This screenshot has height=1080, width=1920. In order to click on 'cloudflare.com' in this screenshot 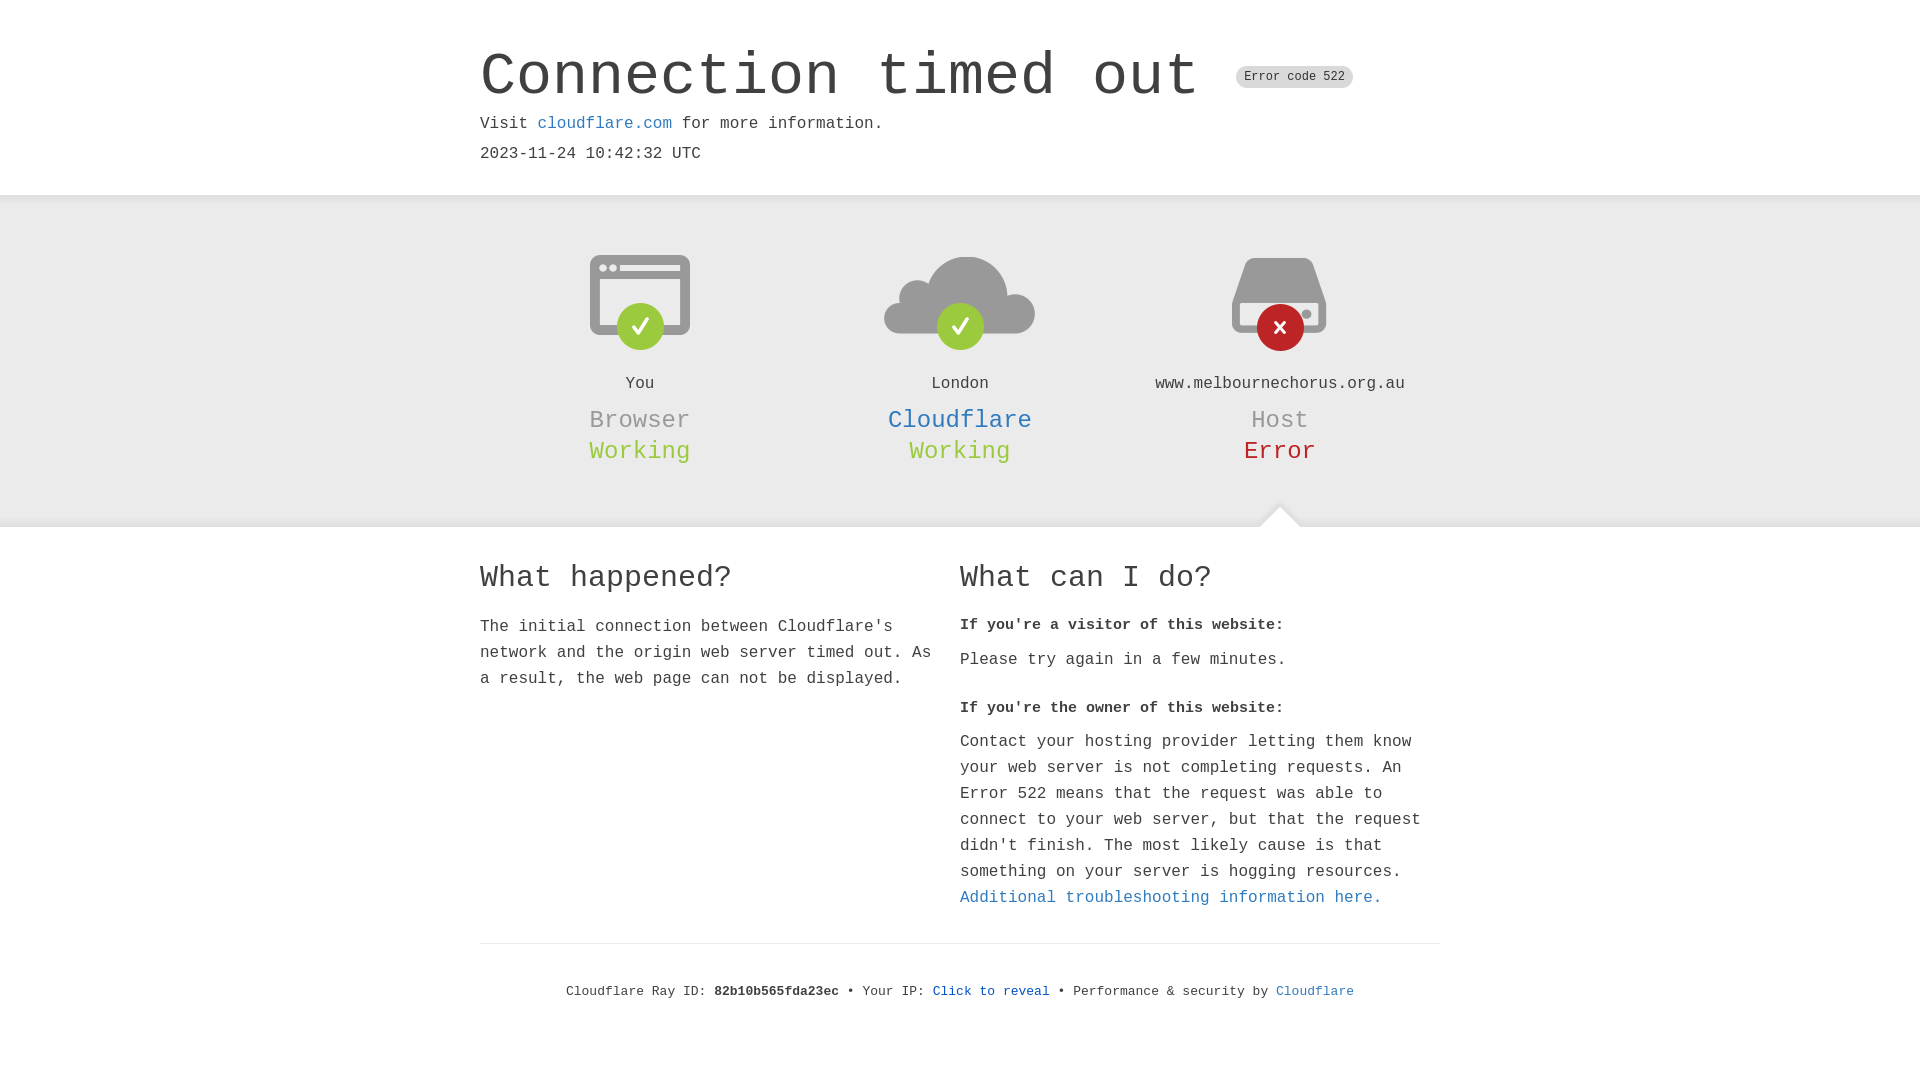, I will do `click(603, 123)`.